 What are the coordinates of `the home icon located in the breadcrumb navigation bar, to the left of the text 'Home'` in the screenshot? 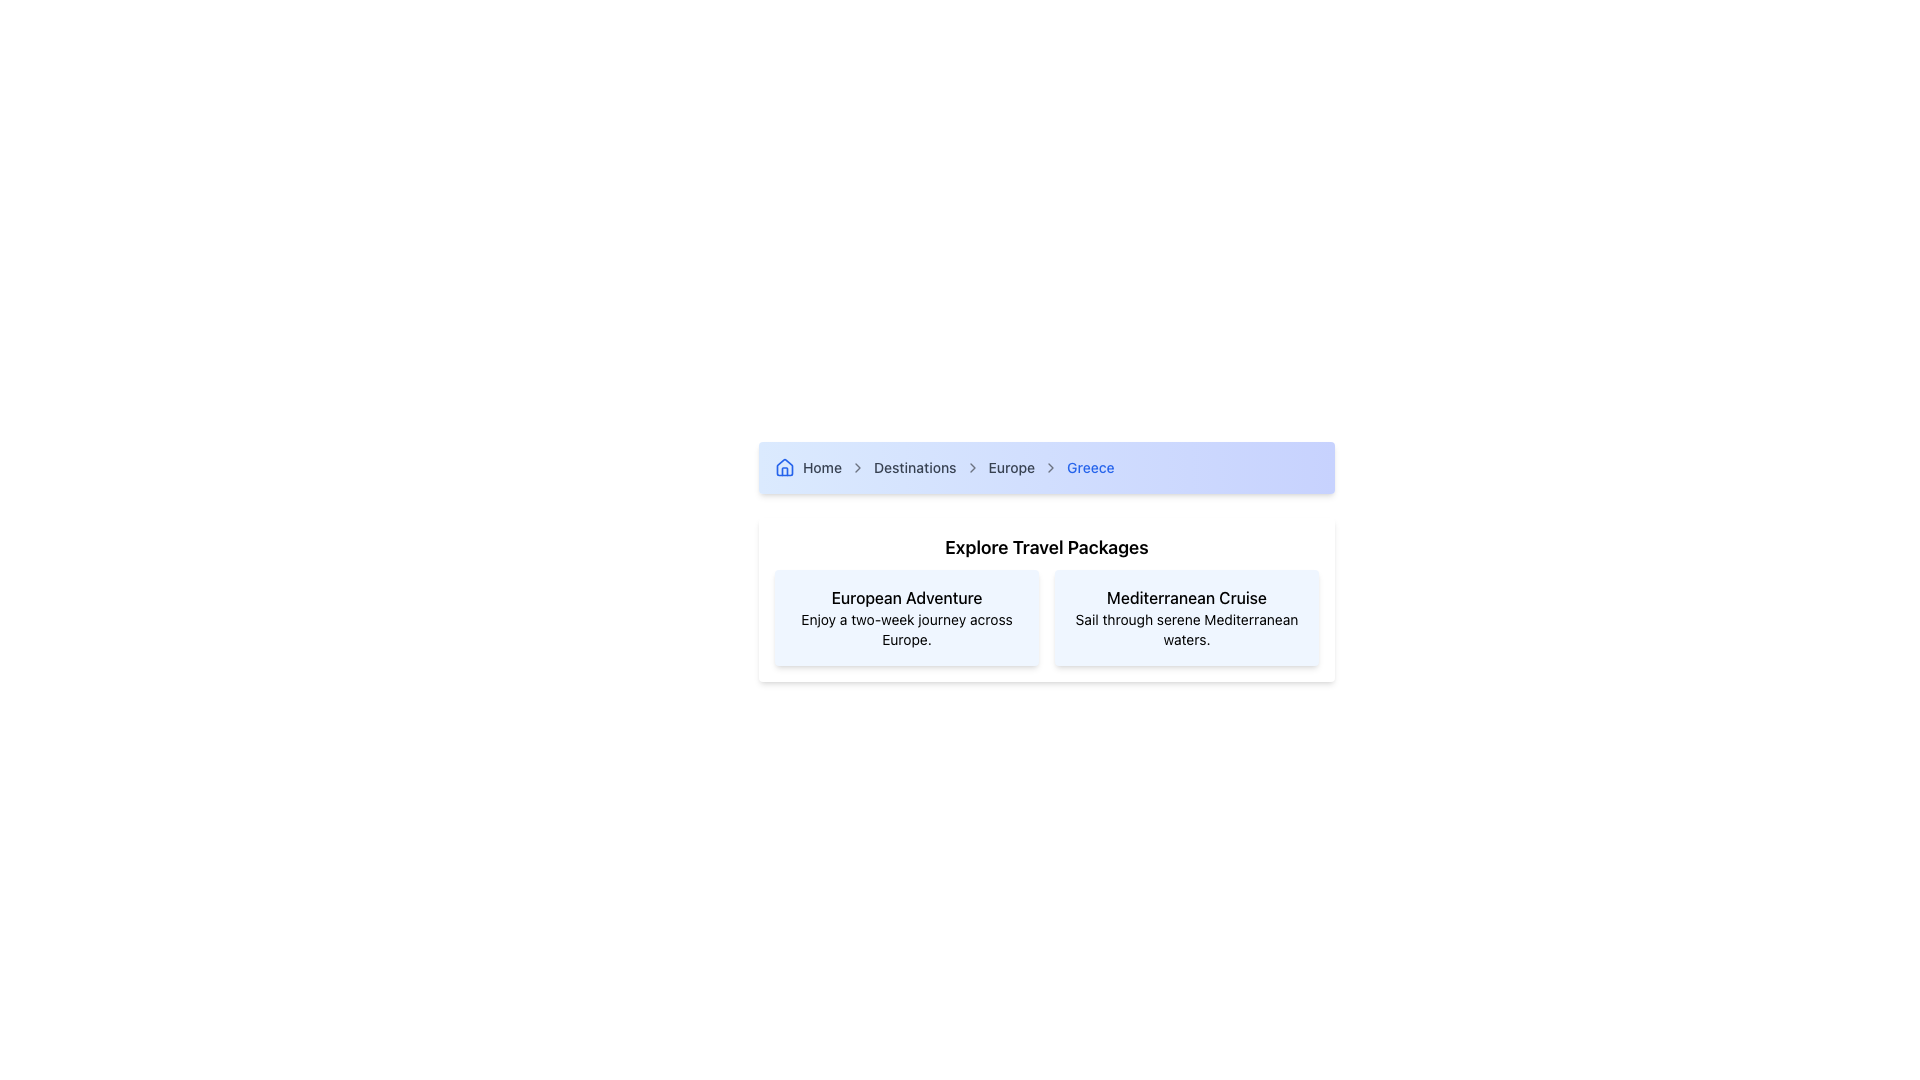 It's located at (784, 466).